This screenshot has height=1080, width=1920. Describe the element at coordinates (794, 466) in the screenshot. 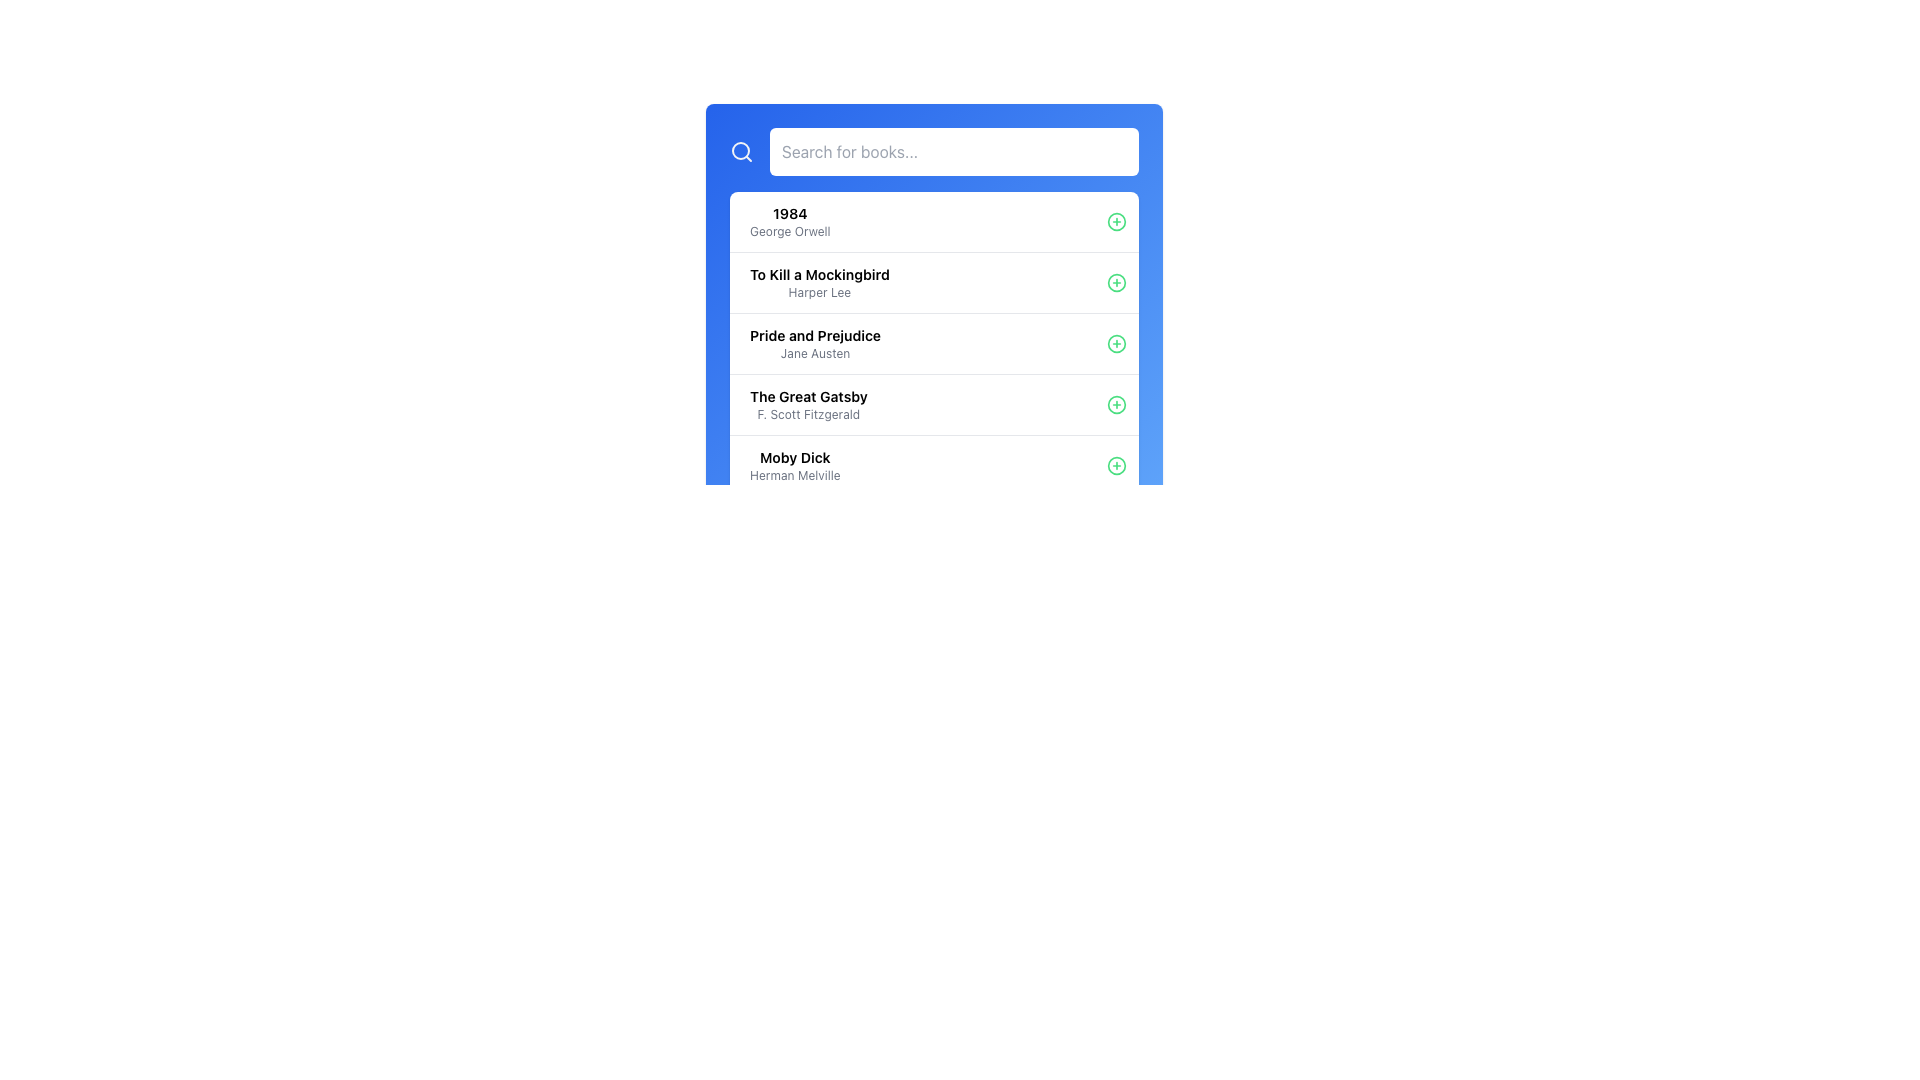

I see `the Text Display element showing the title 'Moby Dick' and author 'Herman Melville', which is positioned fifth in the list under a blue header with a search bar and has a plus icon as a sibling to its right` at that location.